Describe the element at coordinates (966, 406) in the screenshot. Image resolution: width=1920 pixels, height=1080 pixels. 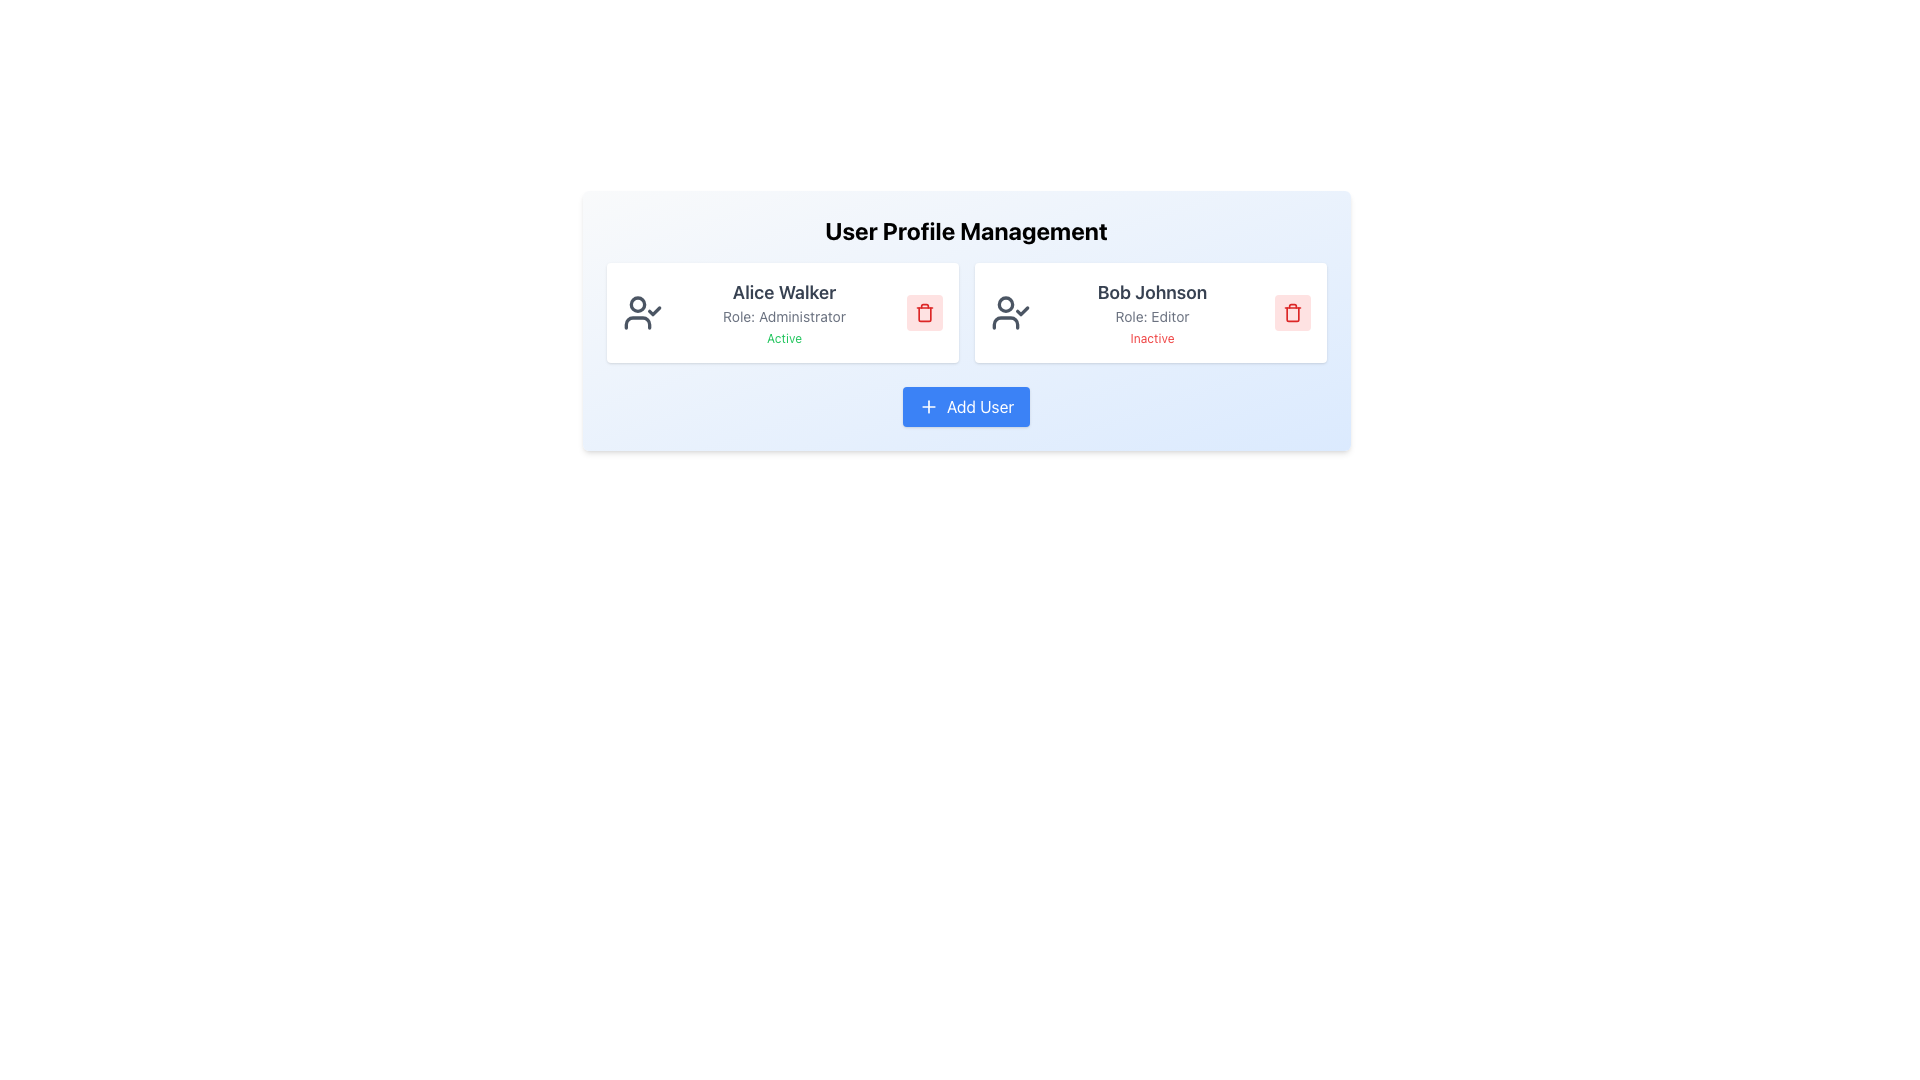
I see `the button to add a new user located beneath the user profile cards for 'Alice Walker' and 'Bob Johnson' in the 'User Profile Management' section` at that location.